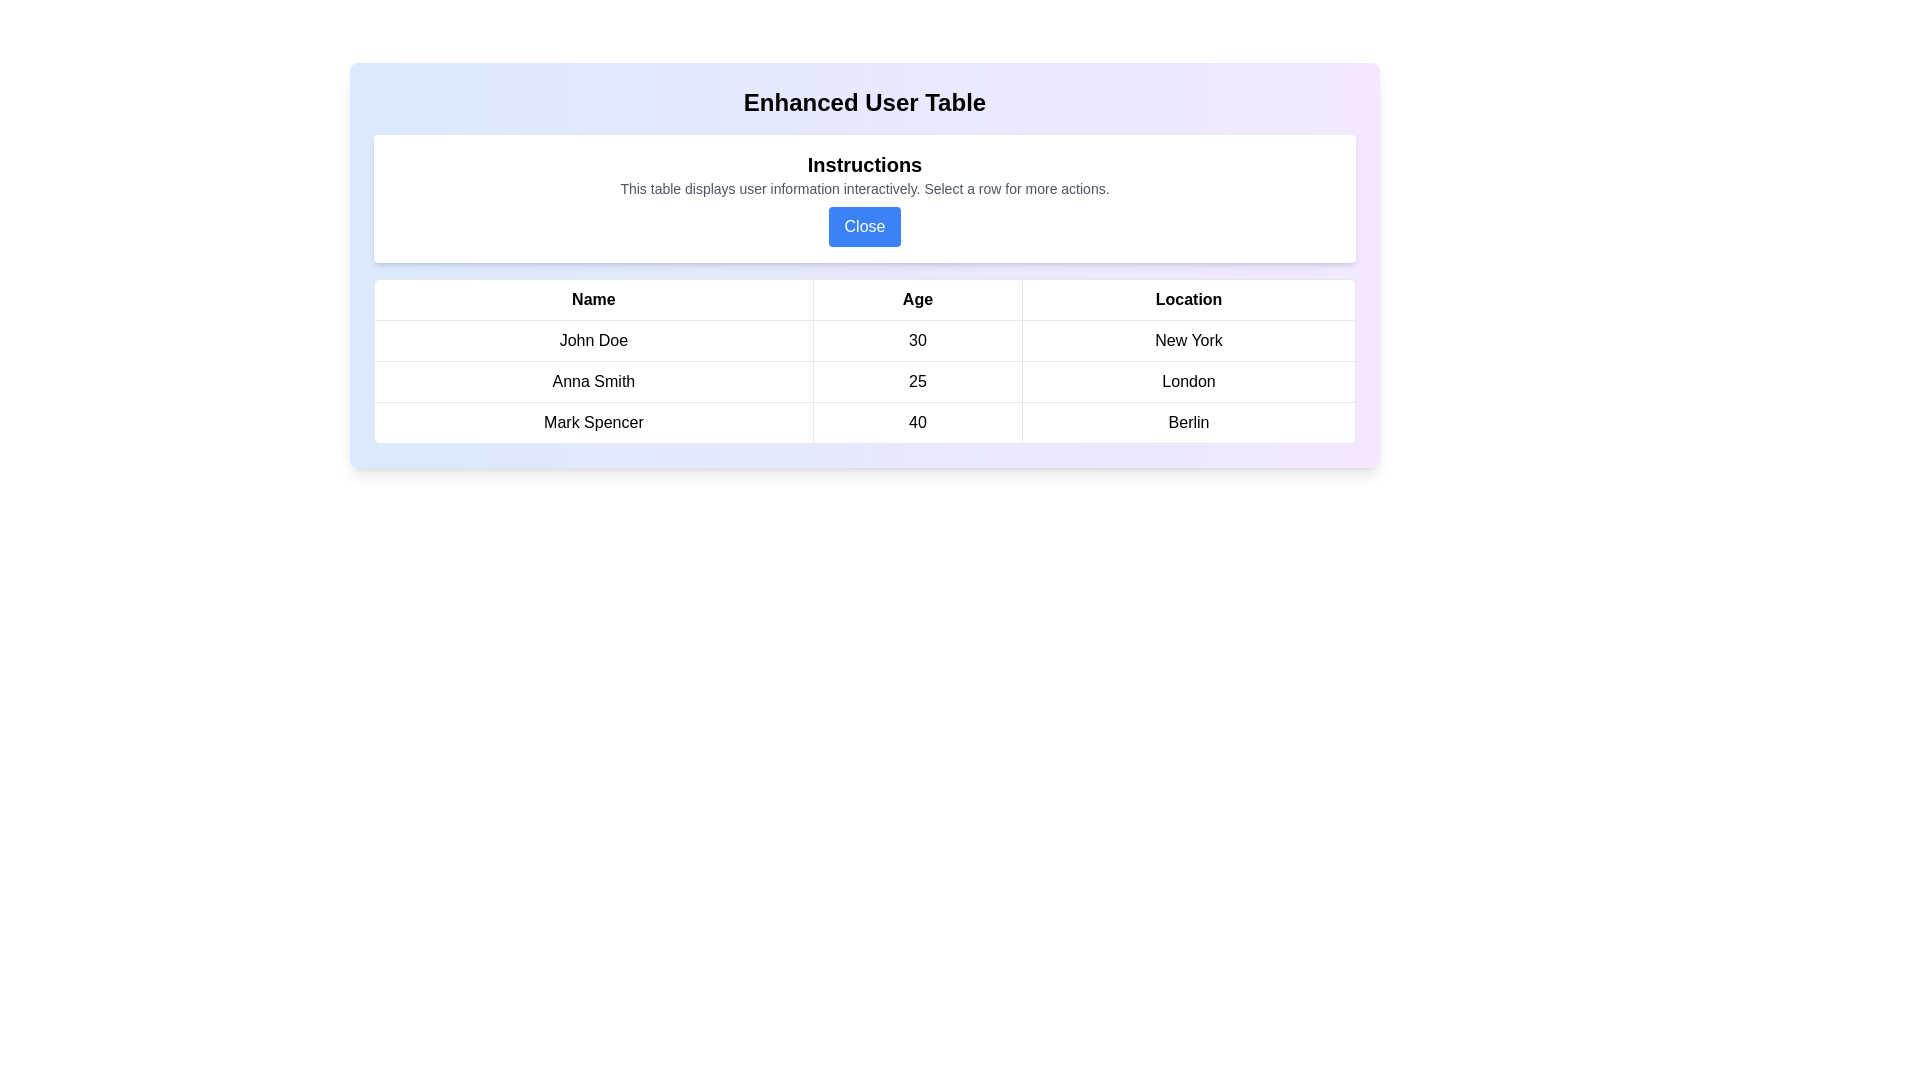 The image size is (1920, 1080). What do you see at coordinates (916, 422) in the screenshot?
I see `the Text Label displaying the age information for 'Mark Spencer', located in the second column of the third row of the table` at bounding box center [916, 422].